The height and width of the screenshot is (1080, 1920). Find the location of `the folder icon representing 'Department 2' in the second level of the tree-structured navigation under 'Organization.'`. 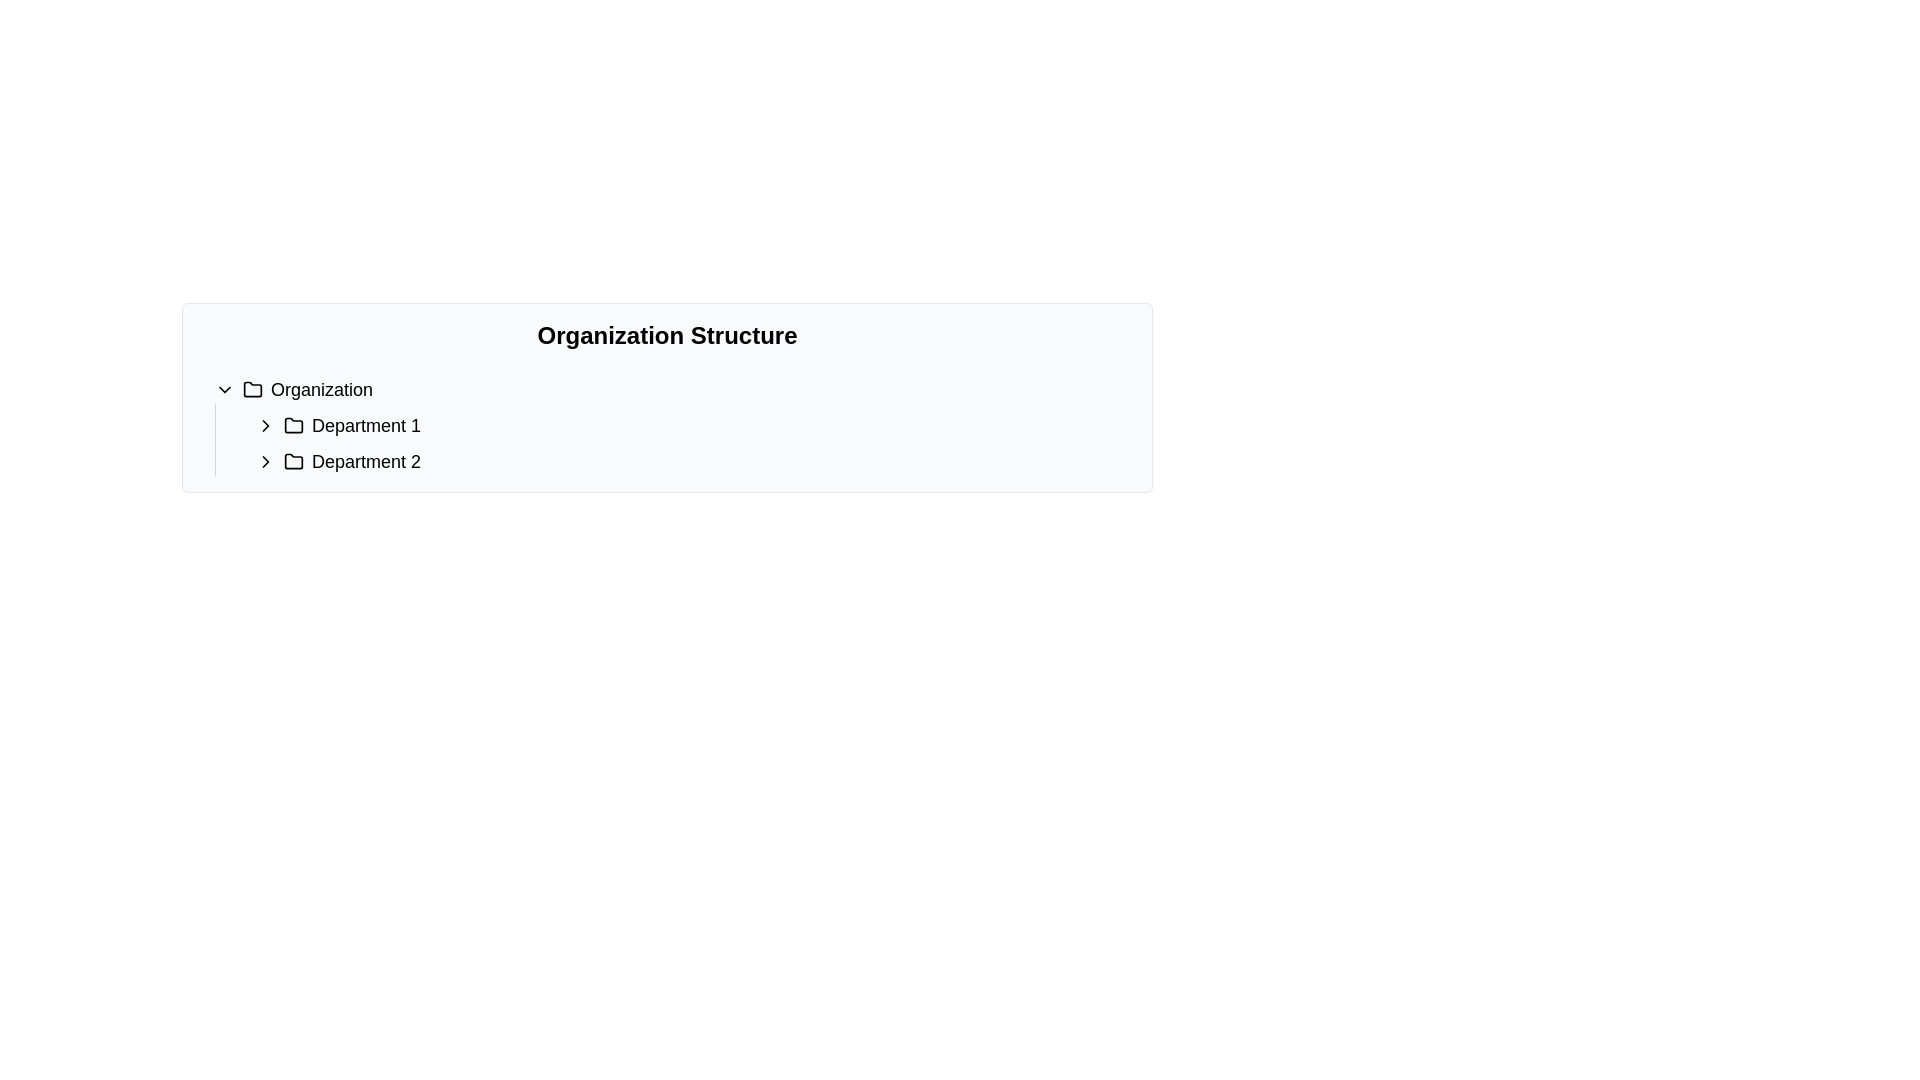

the folder icon representing 'Department 2' in the second level of the tree-structured navigation under 'Organization.' is located at coordinates (292, 461).